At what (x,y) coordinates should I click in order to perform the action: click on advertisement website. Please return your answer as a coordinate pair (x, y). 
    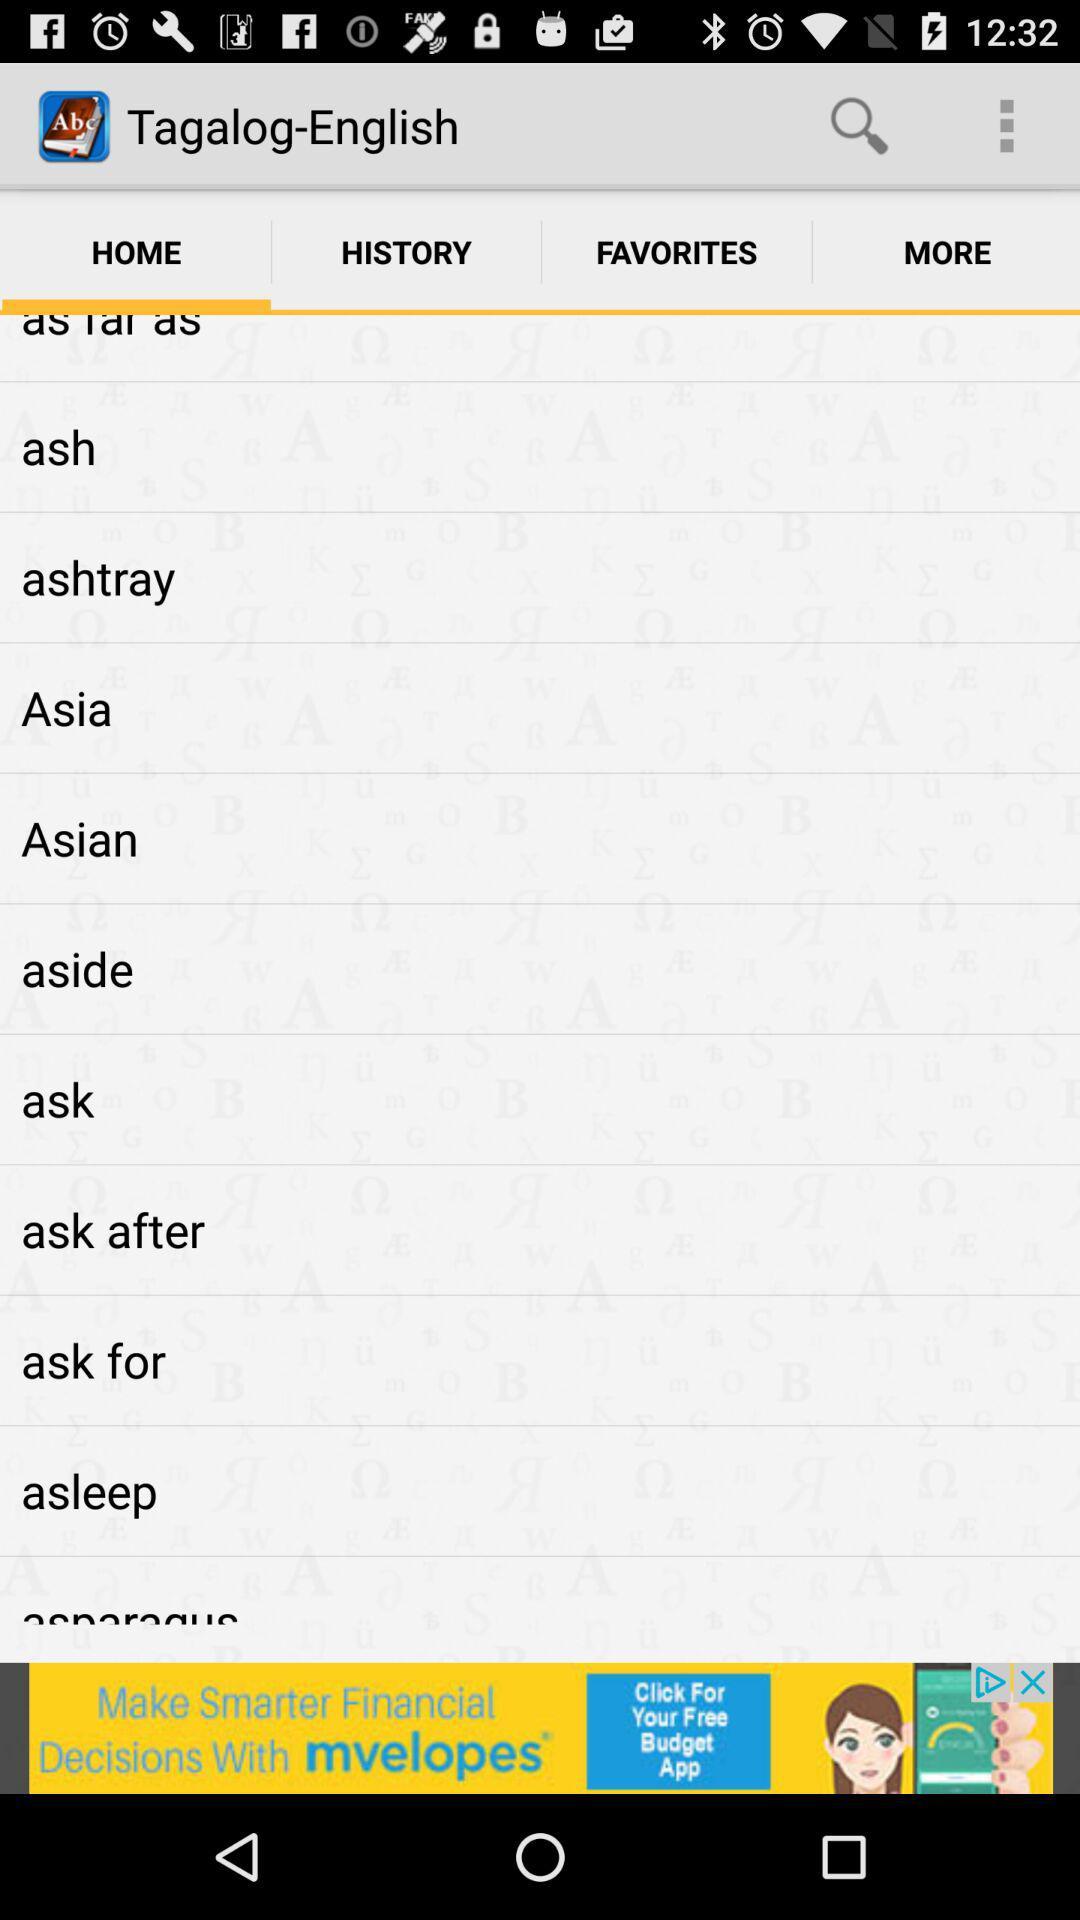
    Looking at the image, I should click on (540, 1727).